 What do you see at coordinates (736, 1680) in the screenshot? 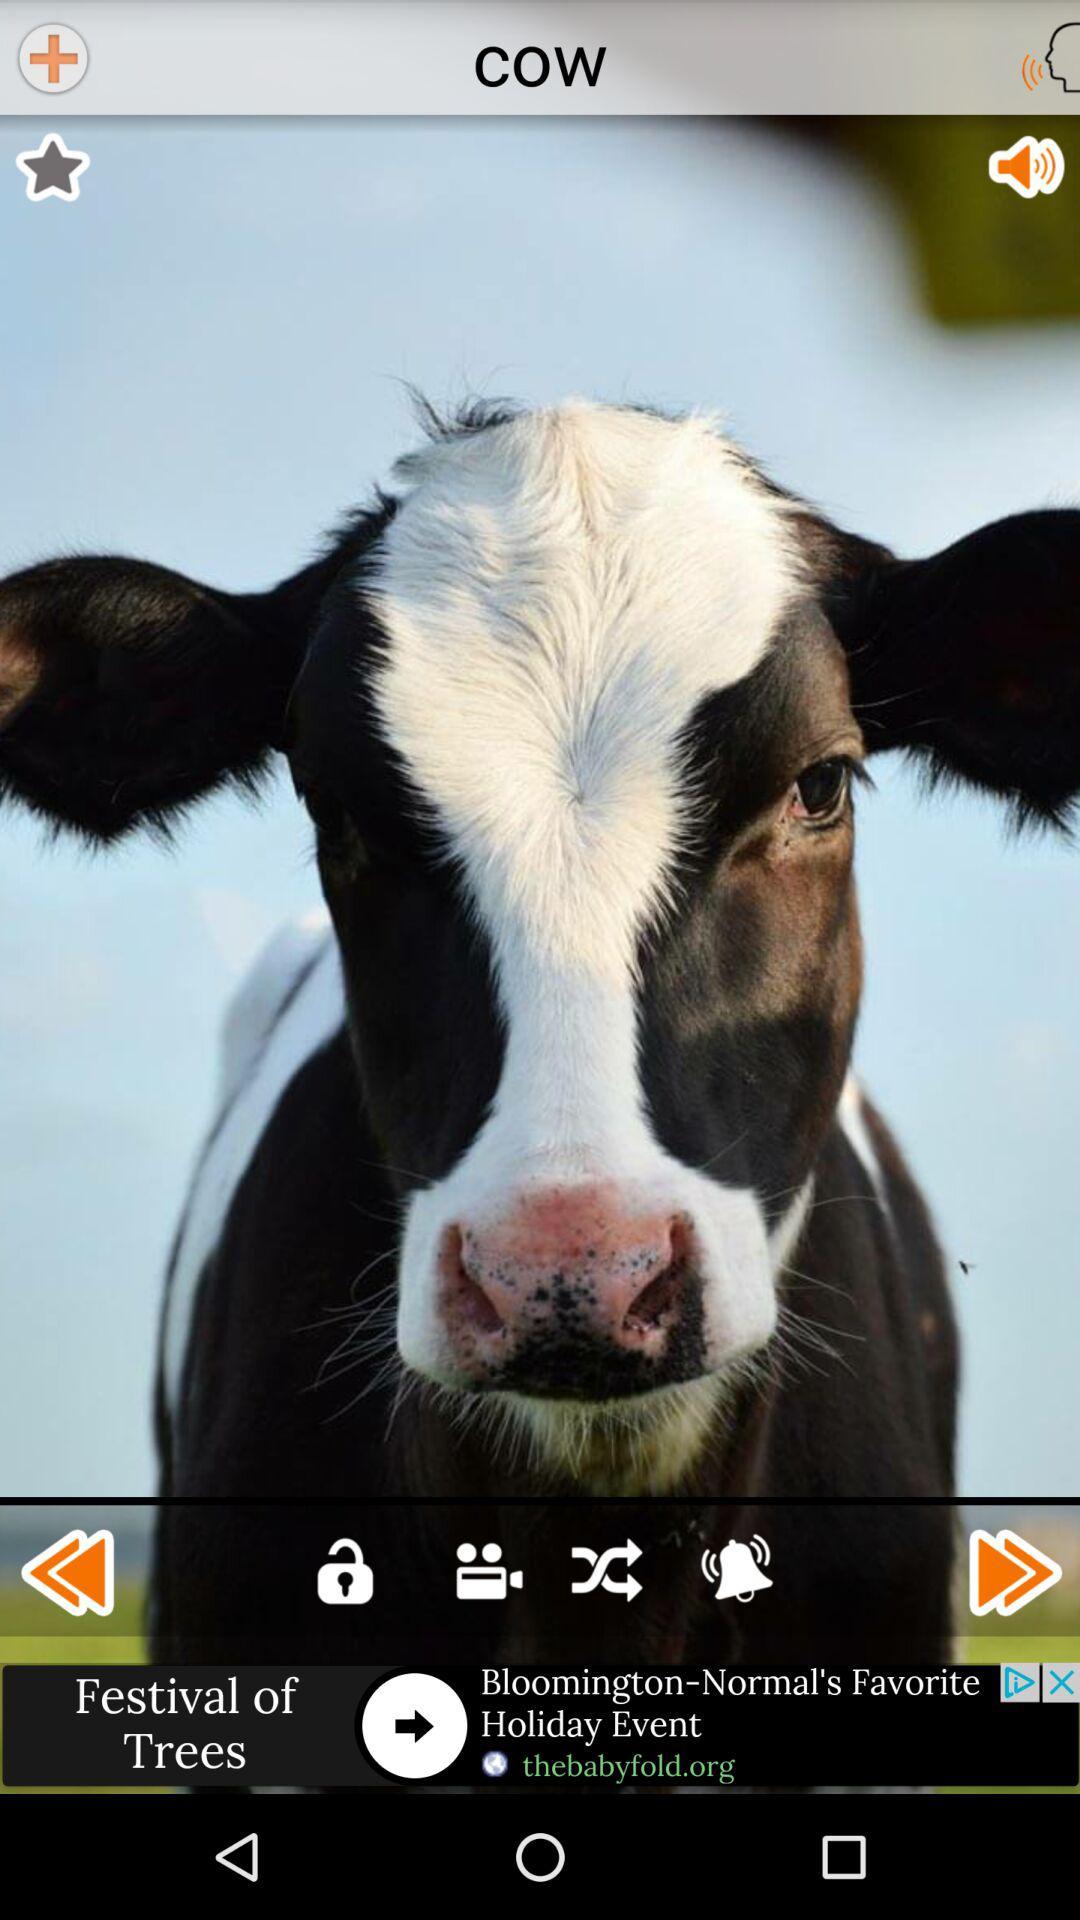
I see `the notifications icon` at bounding box center [736, 1680].